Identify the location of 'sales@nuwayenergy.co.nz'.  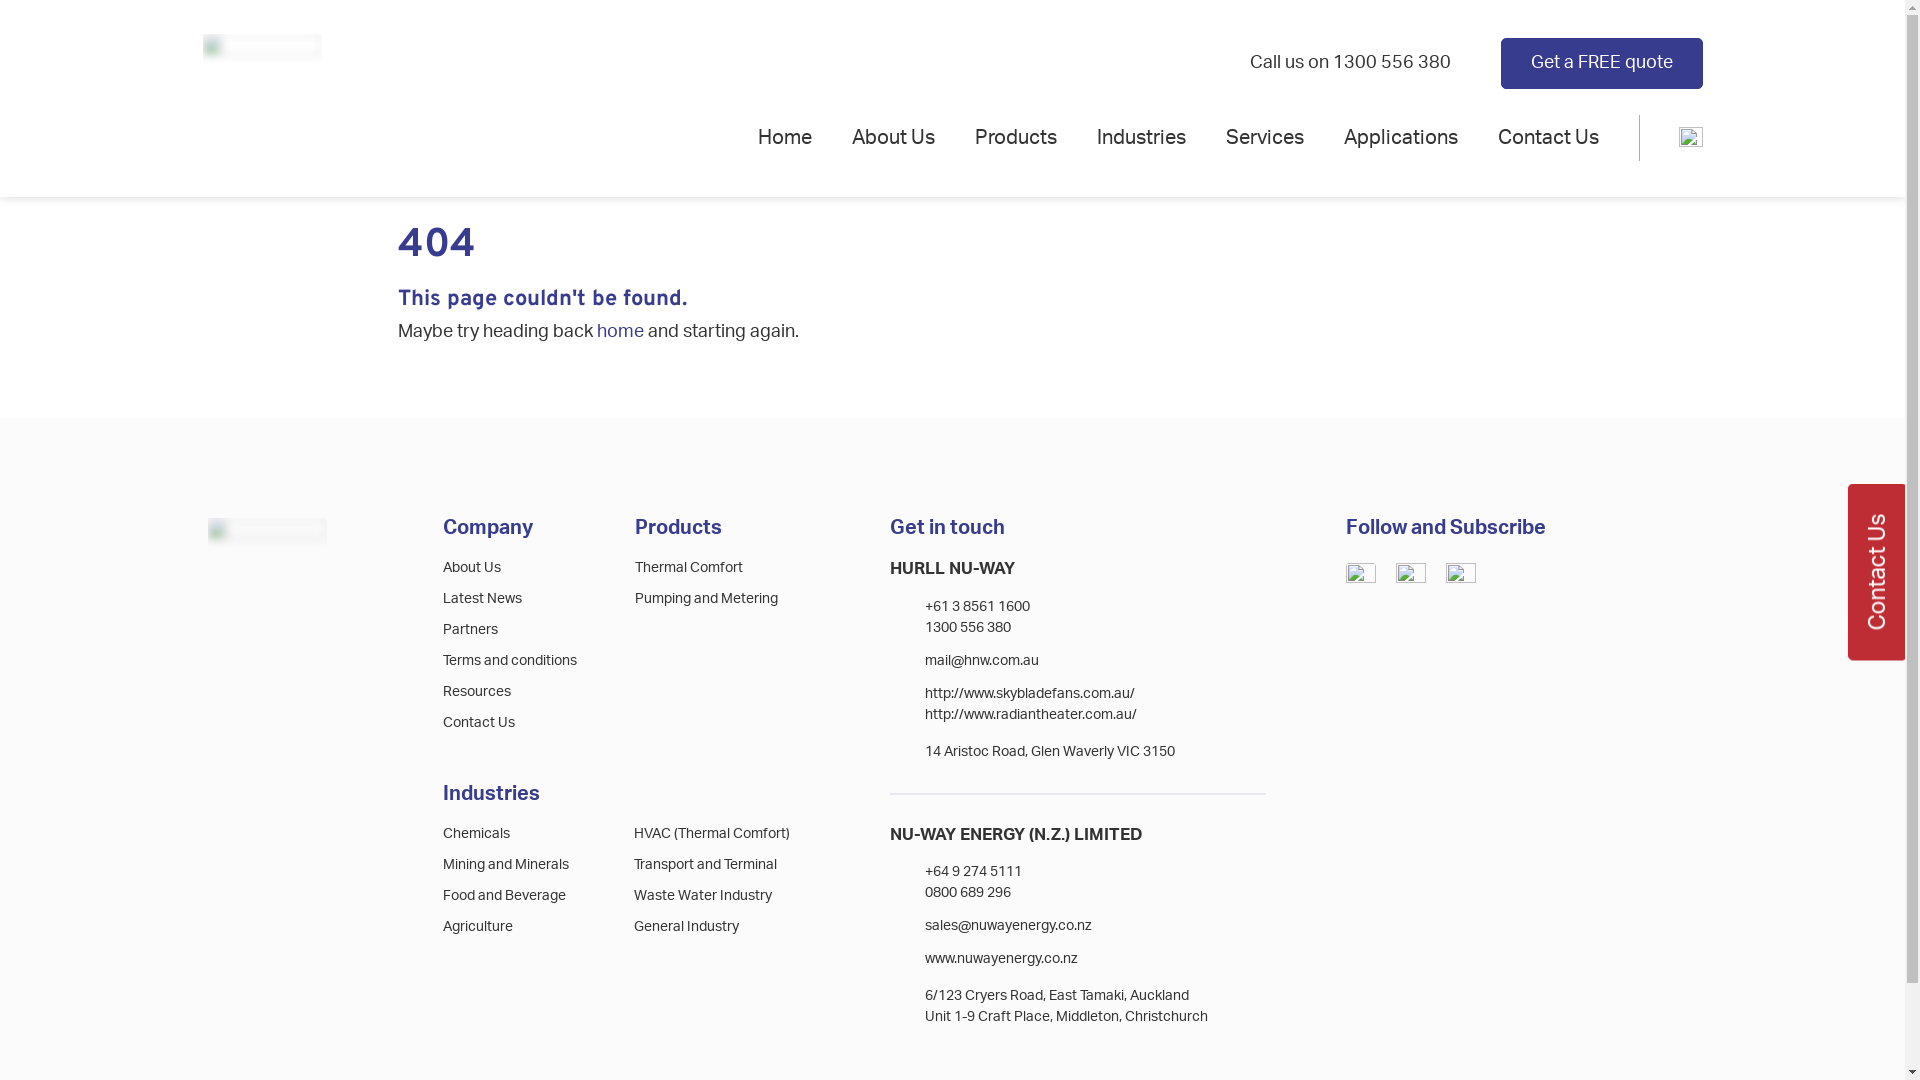
(1008, 925).